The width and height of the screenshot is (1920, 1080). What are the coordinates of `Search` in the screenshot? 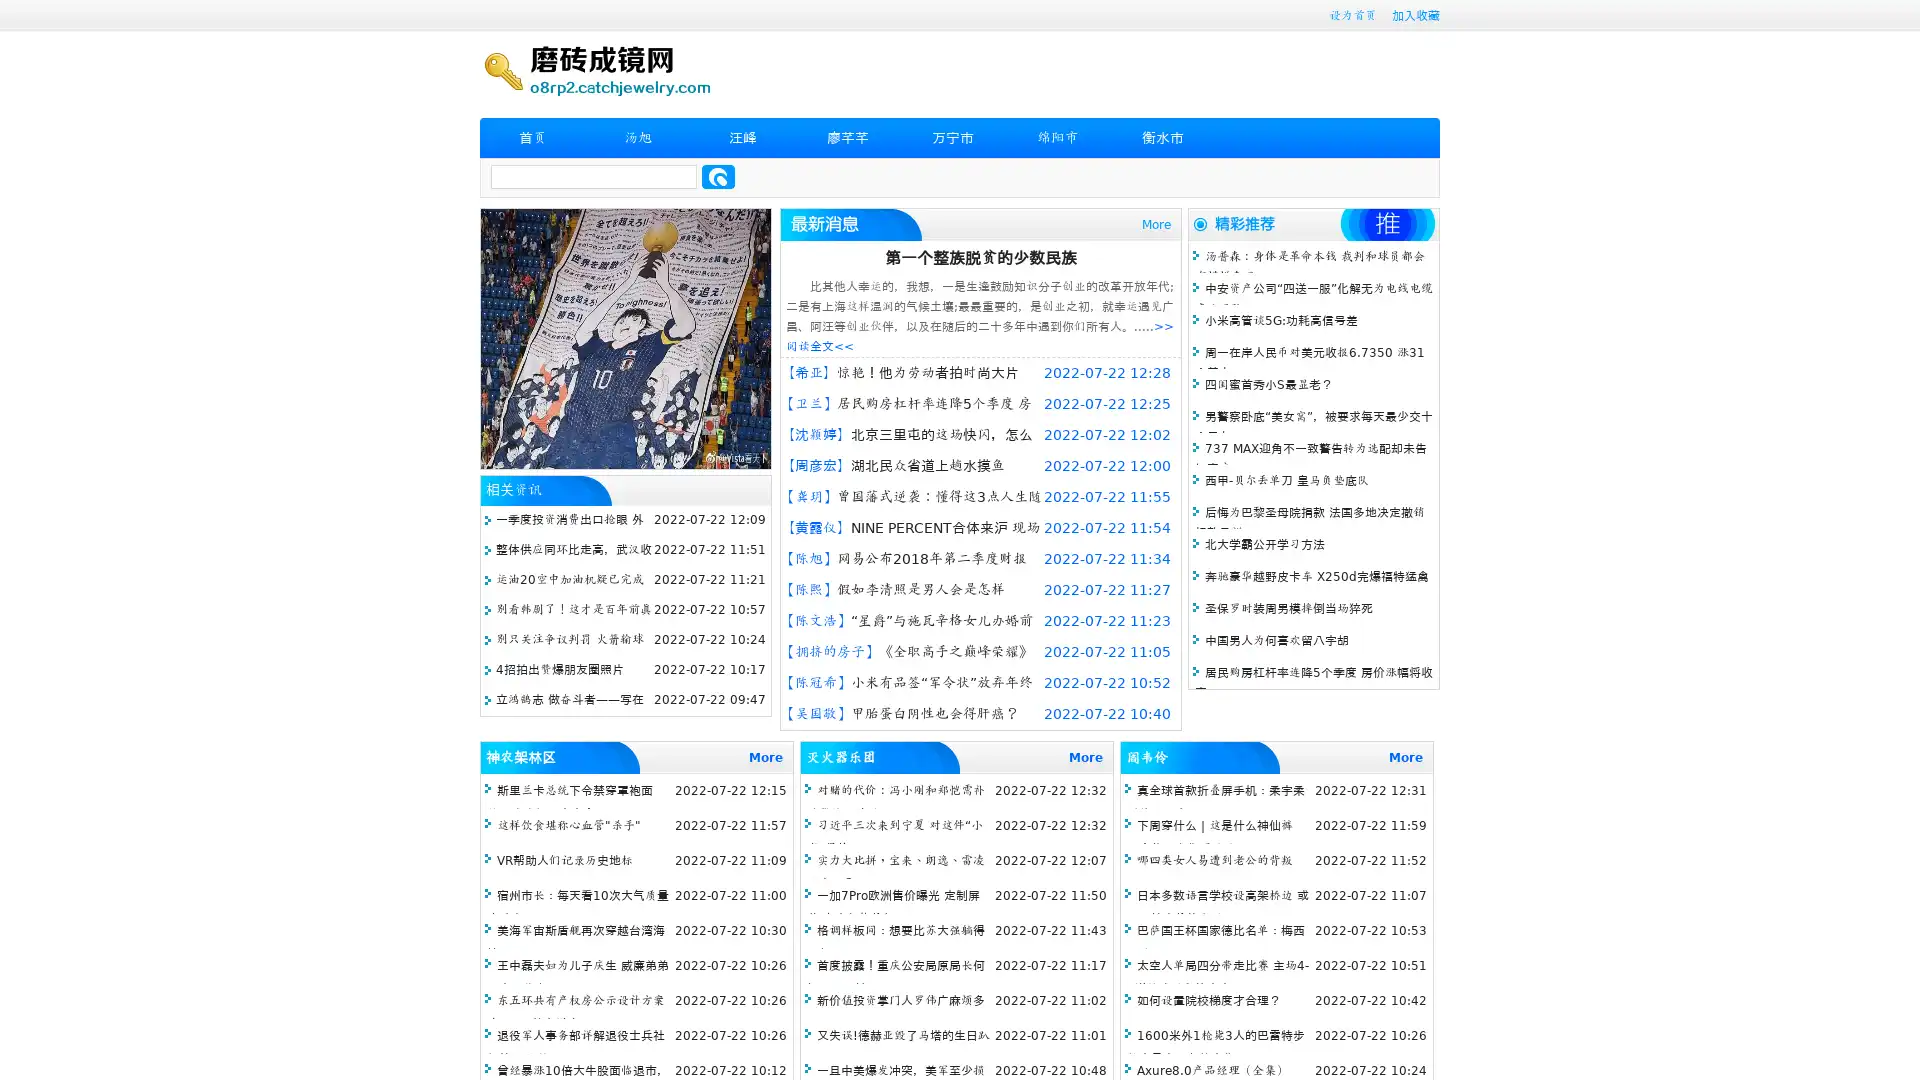 It's located at (718, 176).